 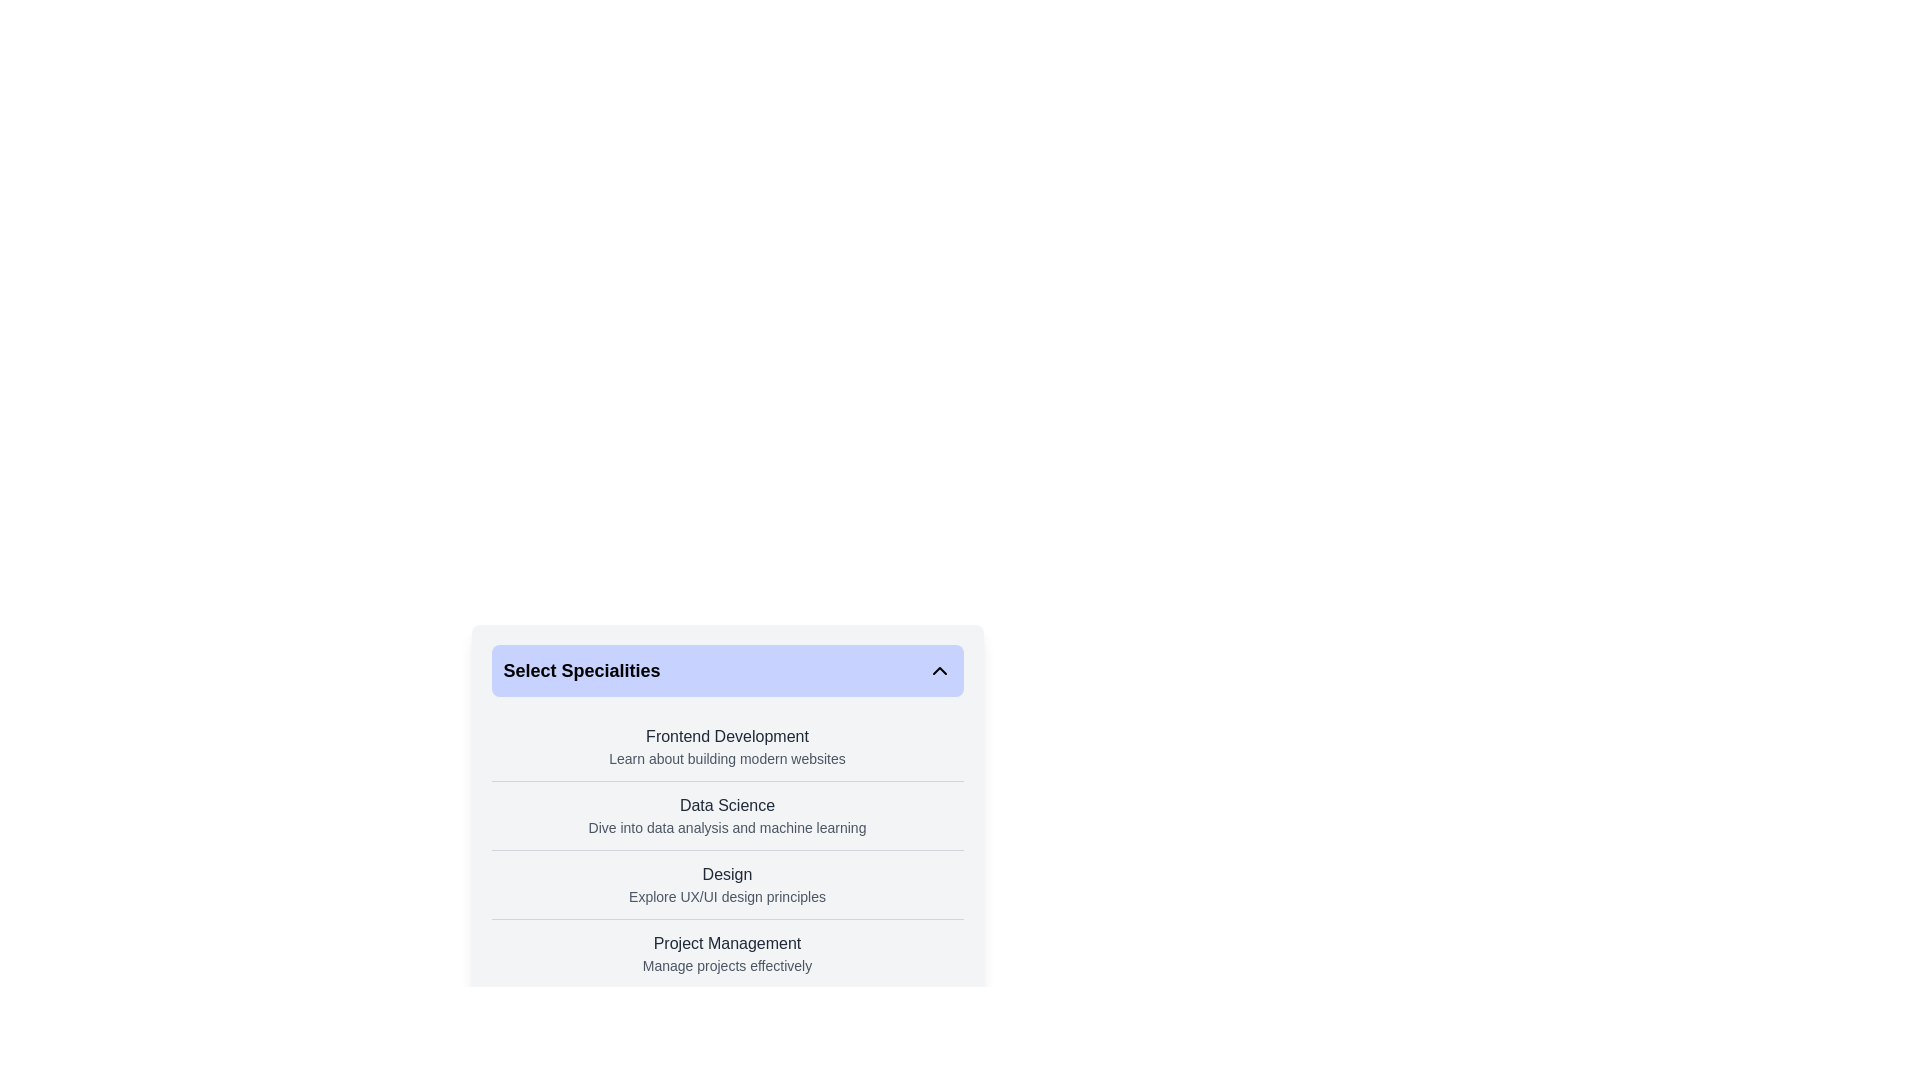 I want to click on to select the 'Data Science' option from the selectable list in the 'Select Specialities' popup, so click(x=726, y=773).